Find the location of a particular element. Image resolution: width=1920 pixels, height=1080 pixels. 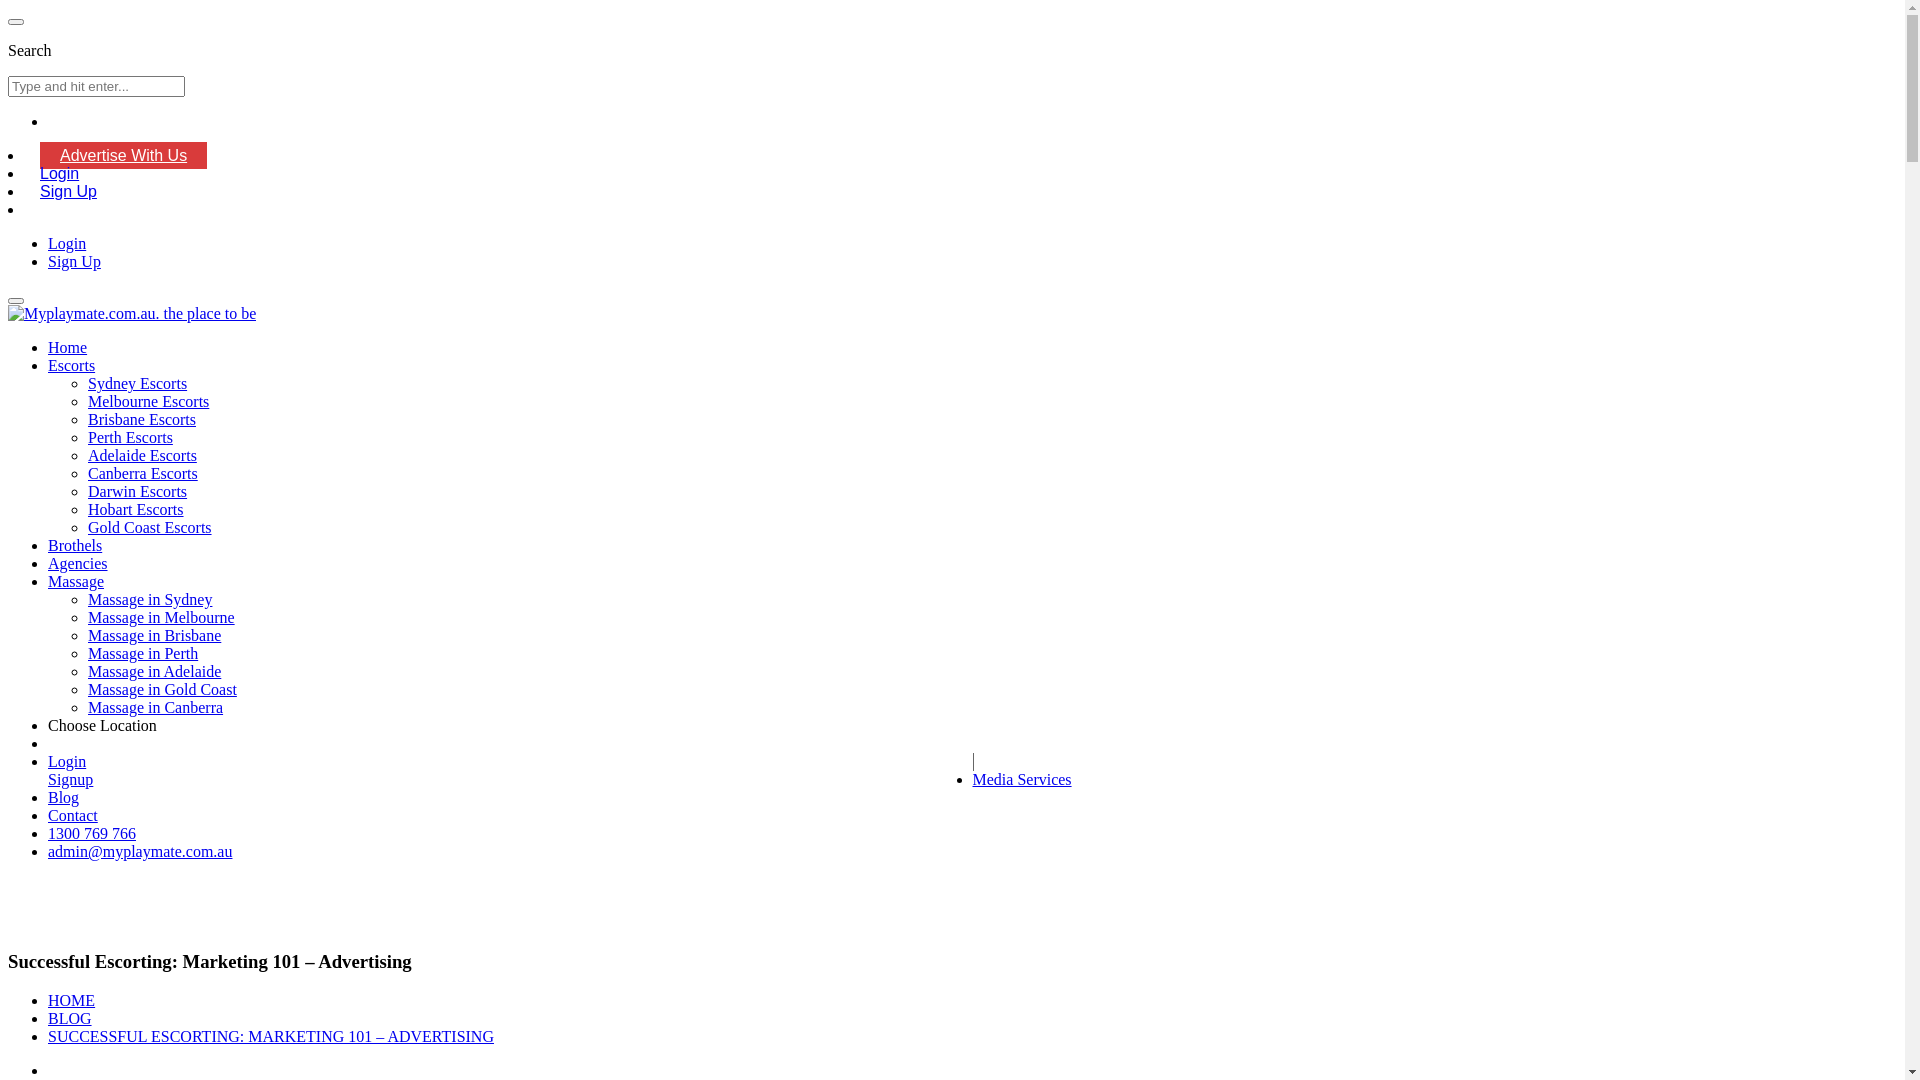

'Sign Up' is located at coordinates (74, 260).